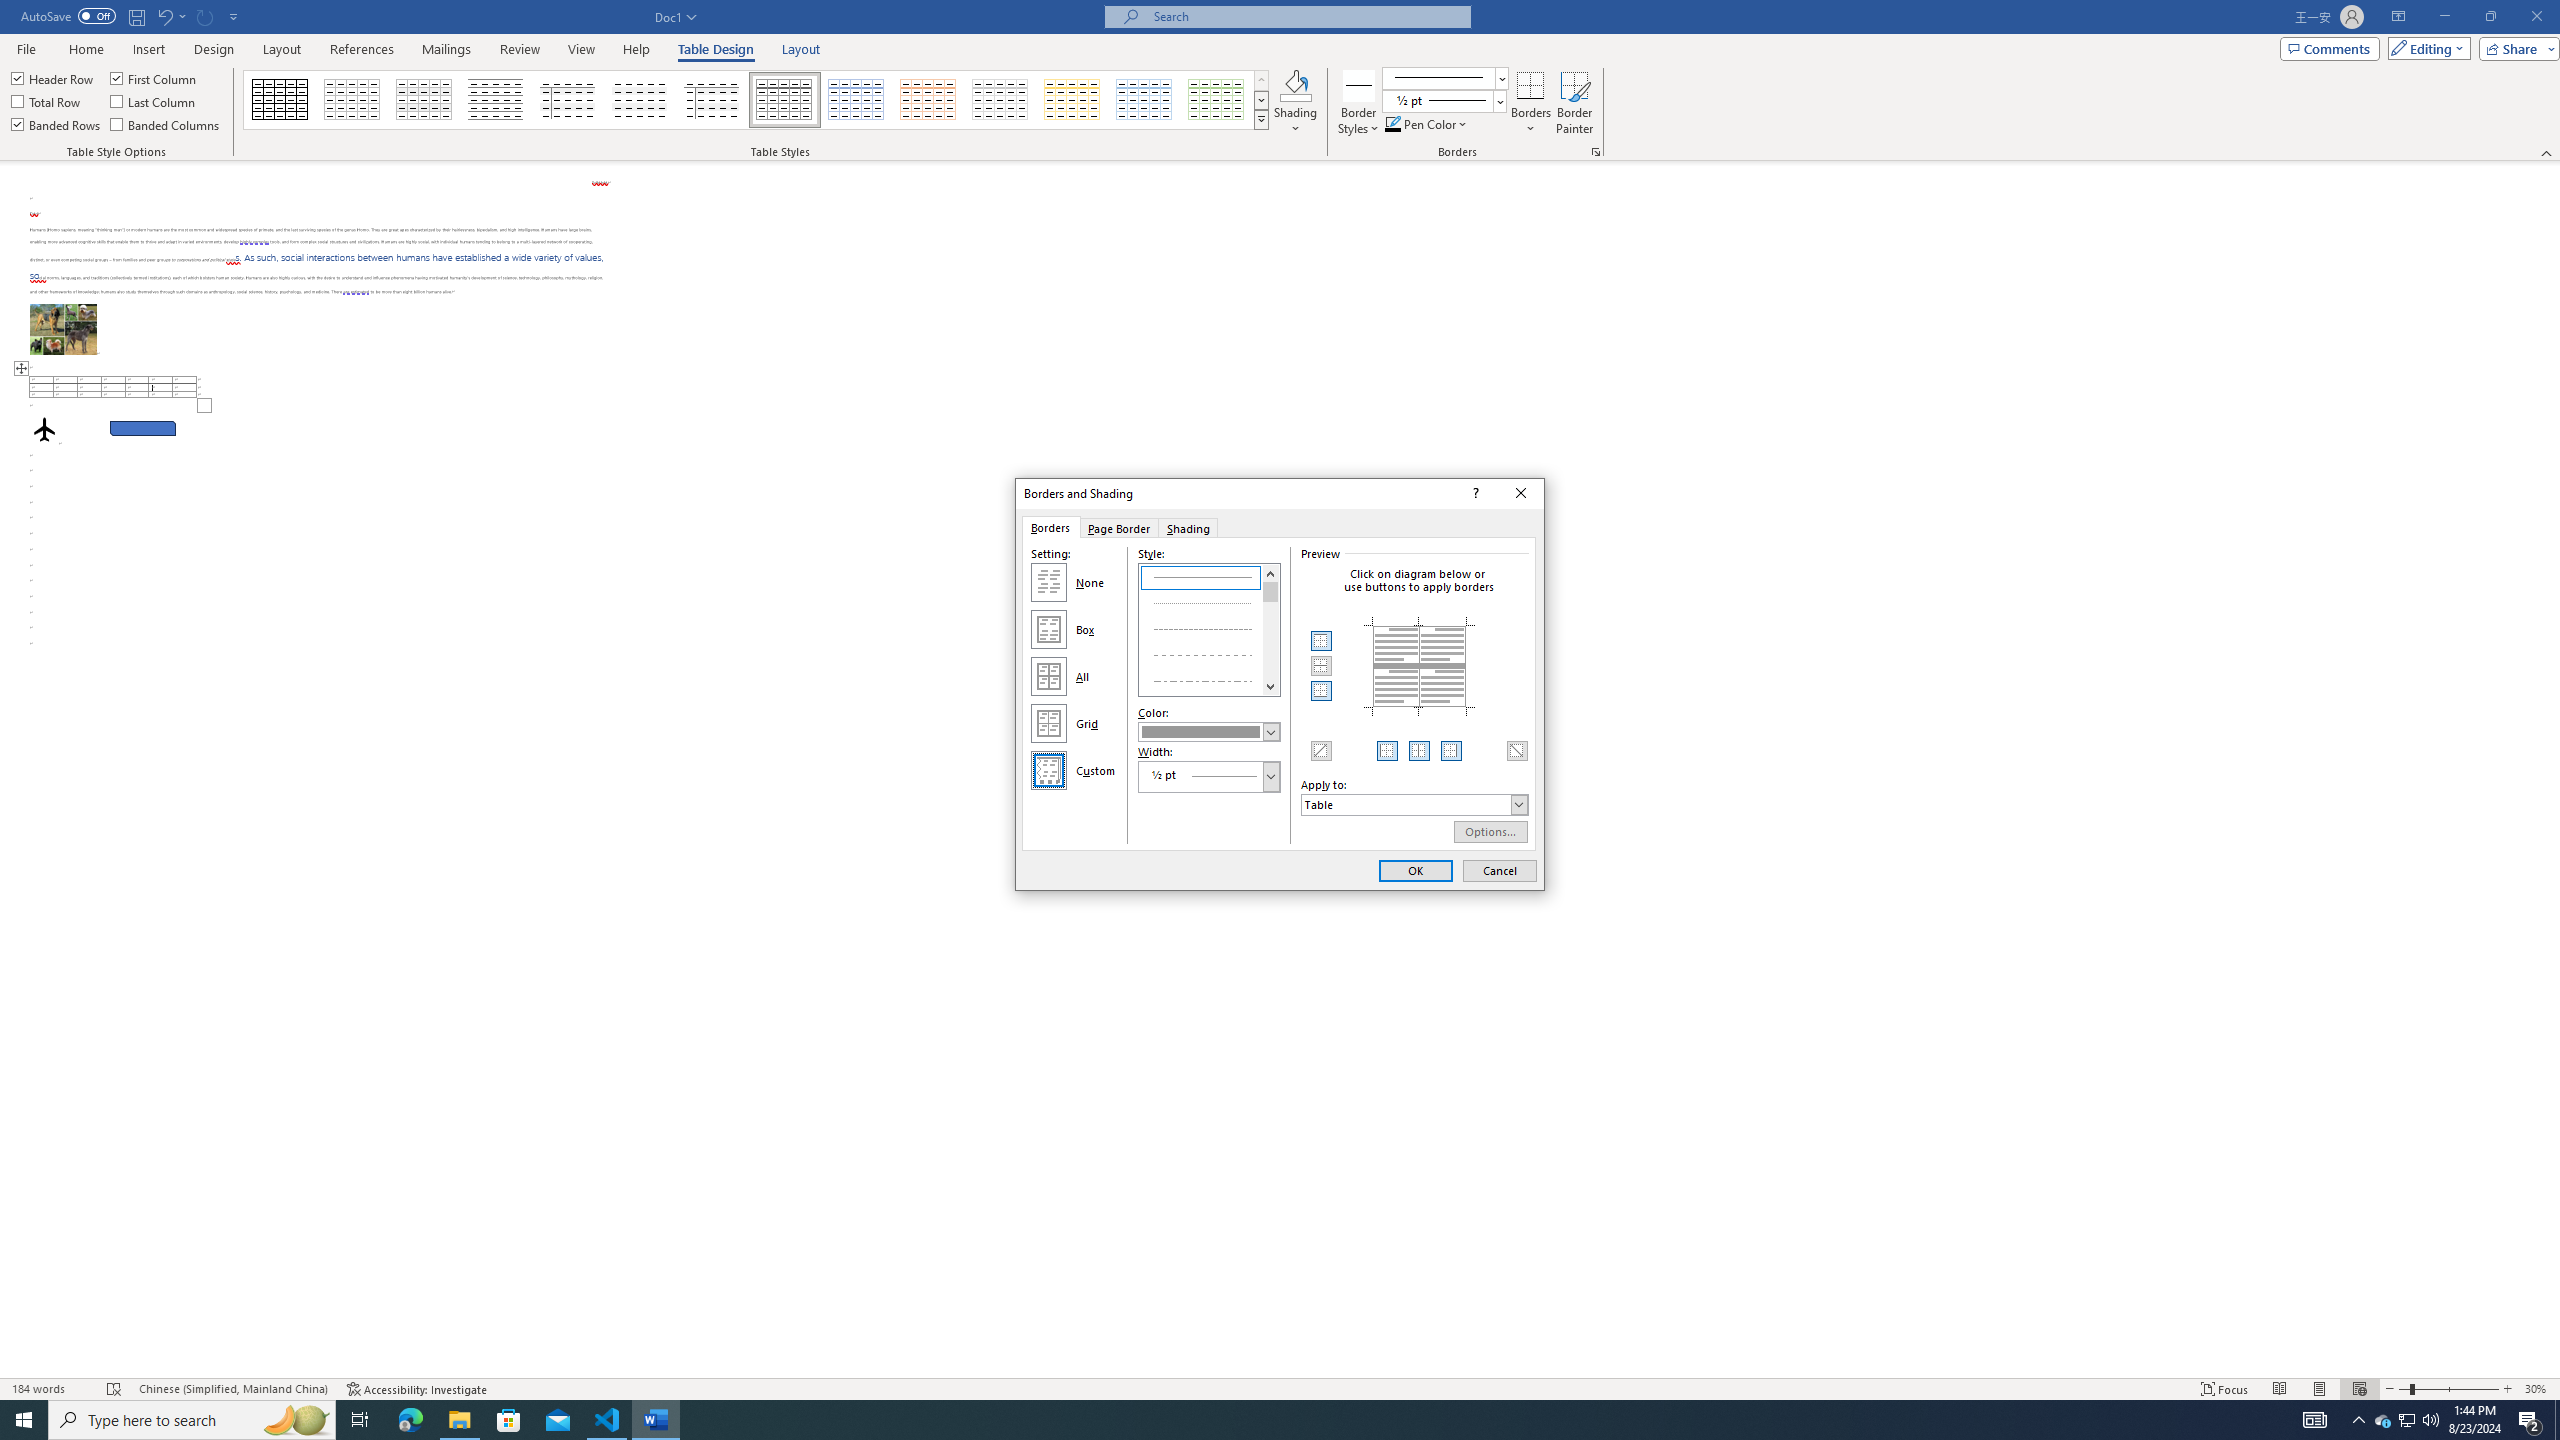 Image resolution: width=2560 pixels, height=1440 pixels. I want to click on 'Shading', so click(1190, 526).